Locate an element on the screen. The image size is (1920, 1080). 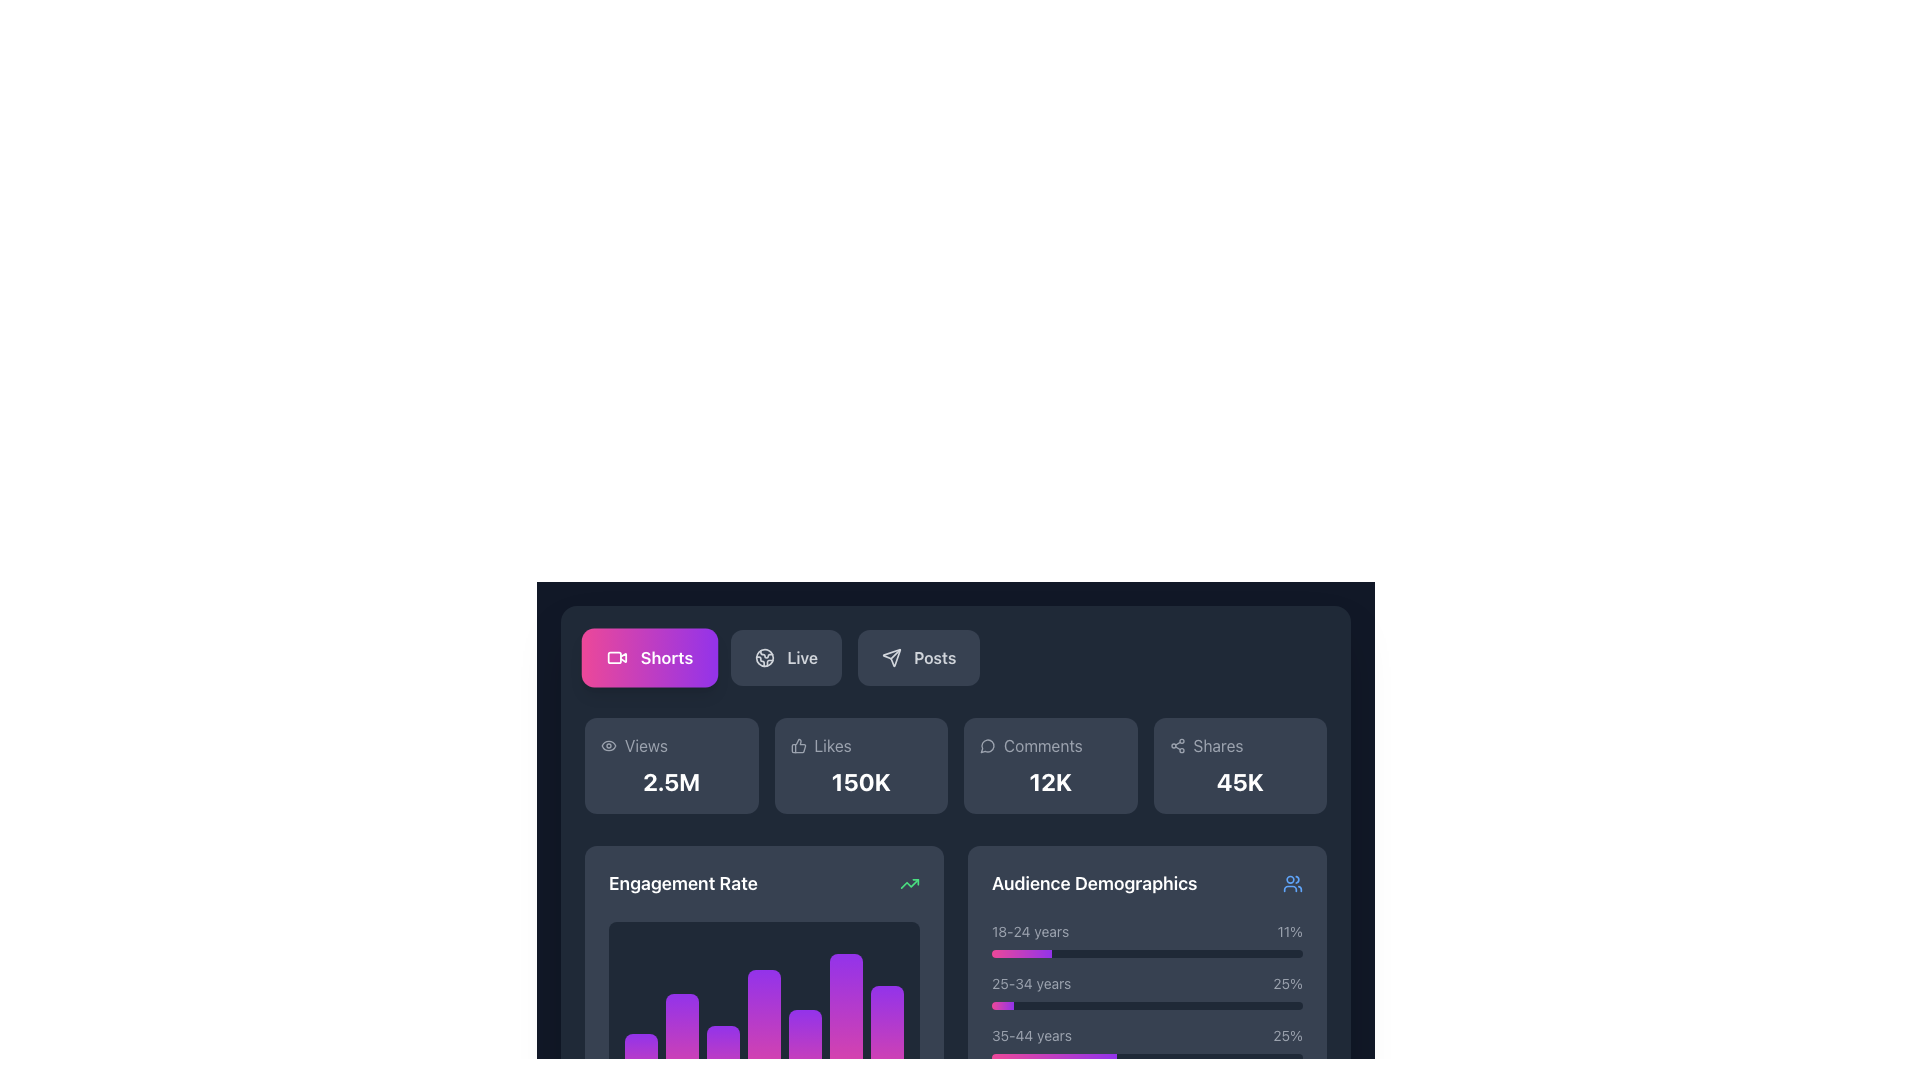
the displayed information on the 'Likes' informative card, which has a dark gray background and shows '150K' in bold white text is located at coordinates (861, 765).